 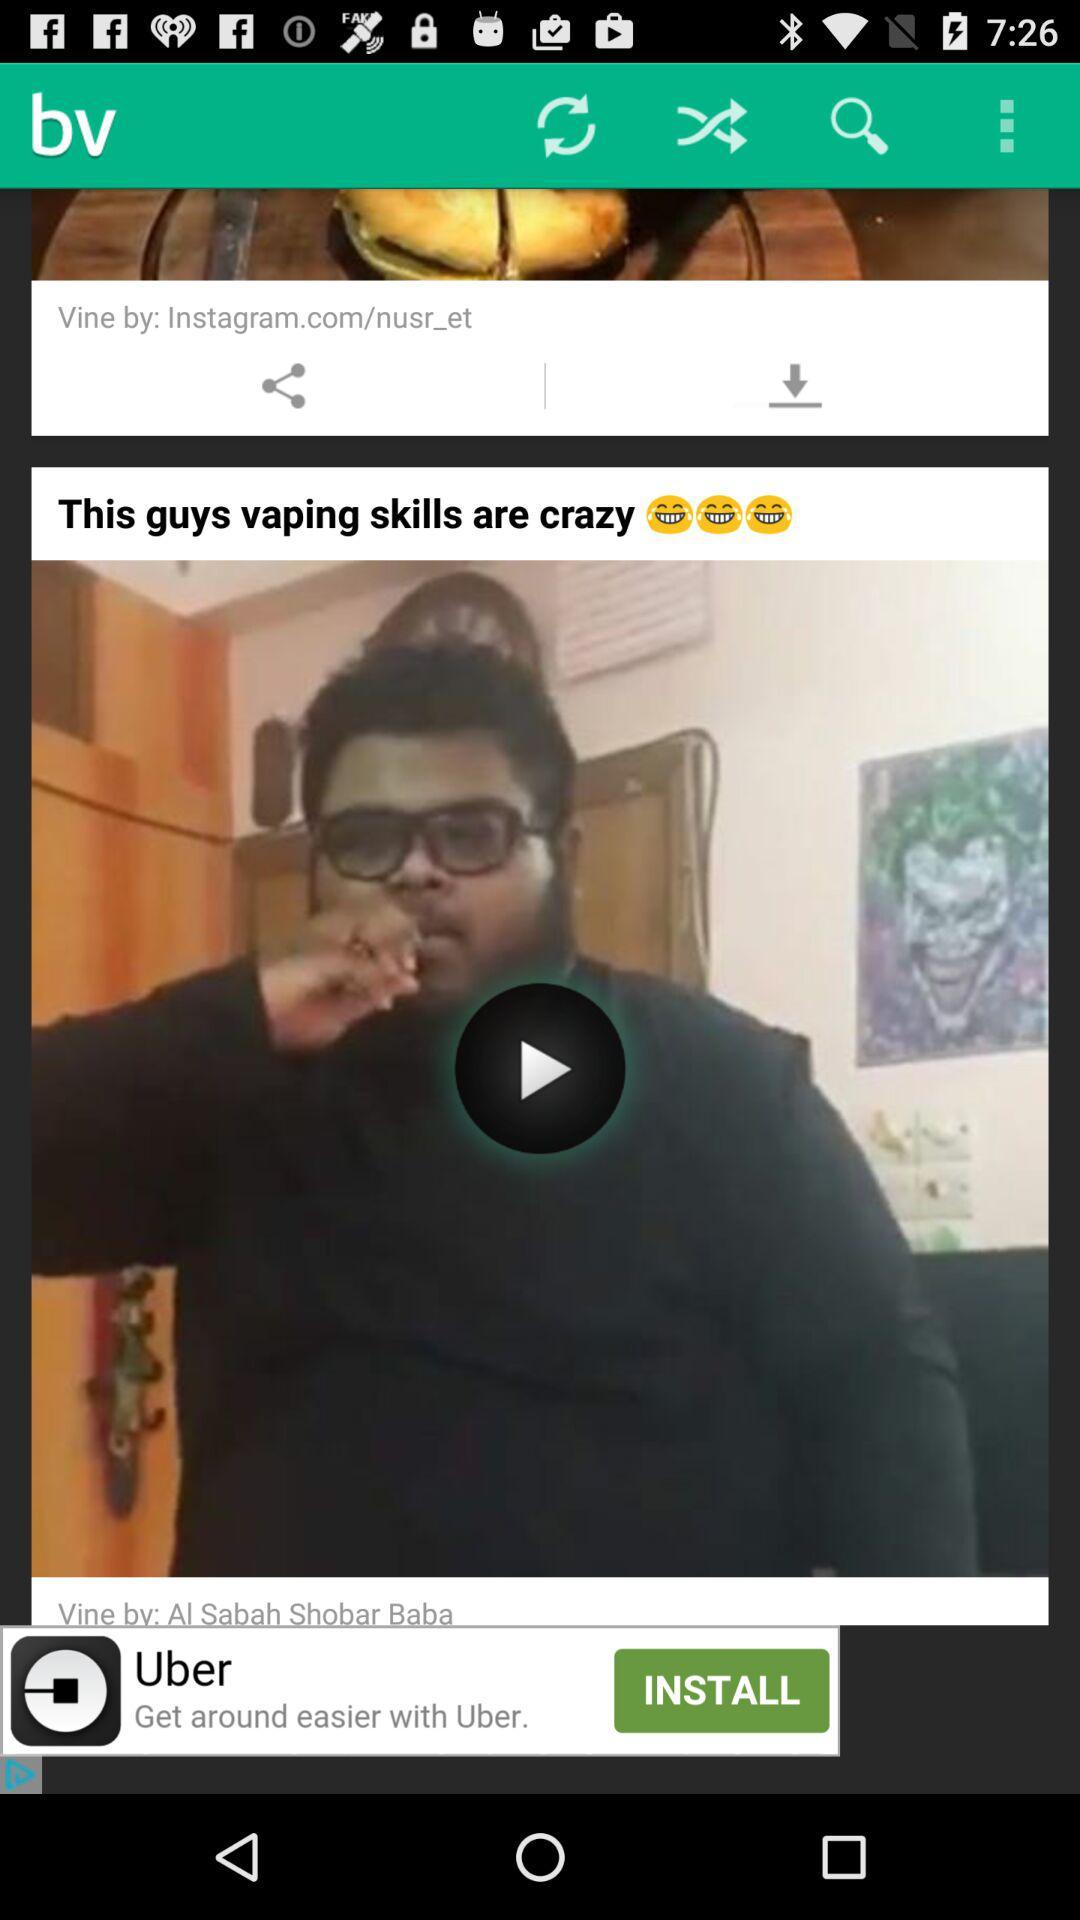 What do you see at coordinates (284, 385) in the screenshot?
I see `share` at bounding box center [284, 385].